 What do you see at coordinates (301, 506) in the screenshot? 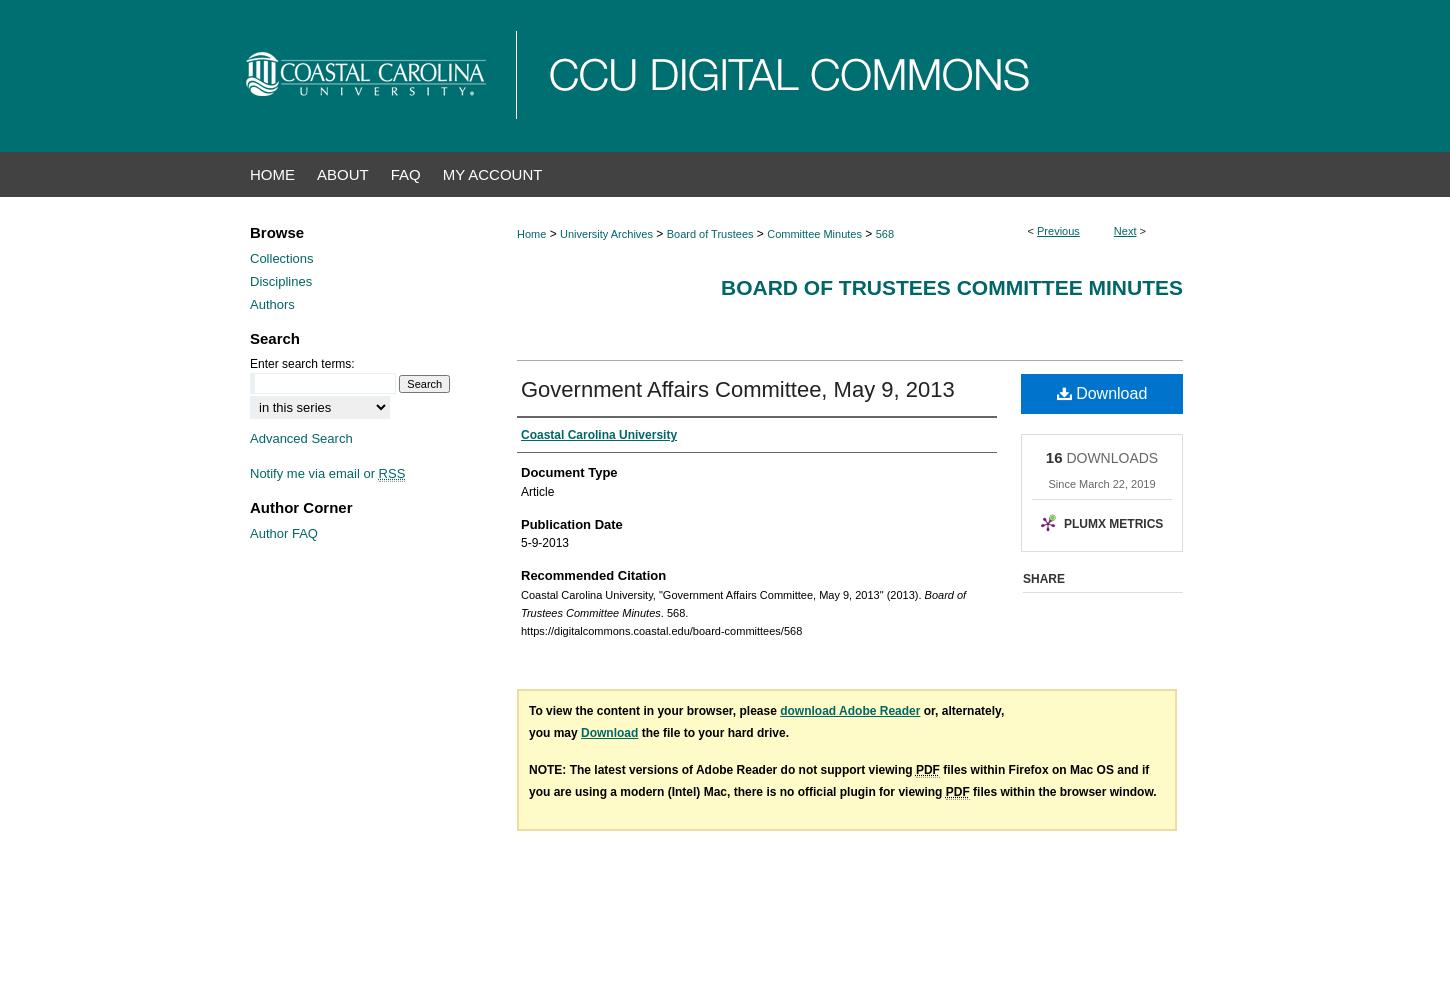
I see `'Author Corner'` at bounding box center [301, 506].